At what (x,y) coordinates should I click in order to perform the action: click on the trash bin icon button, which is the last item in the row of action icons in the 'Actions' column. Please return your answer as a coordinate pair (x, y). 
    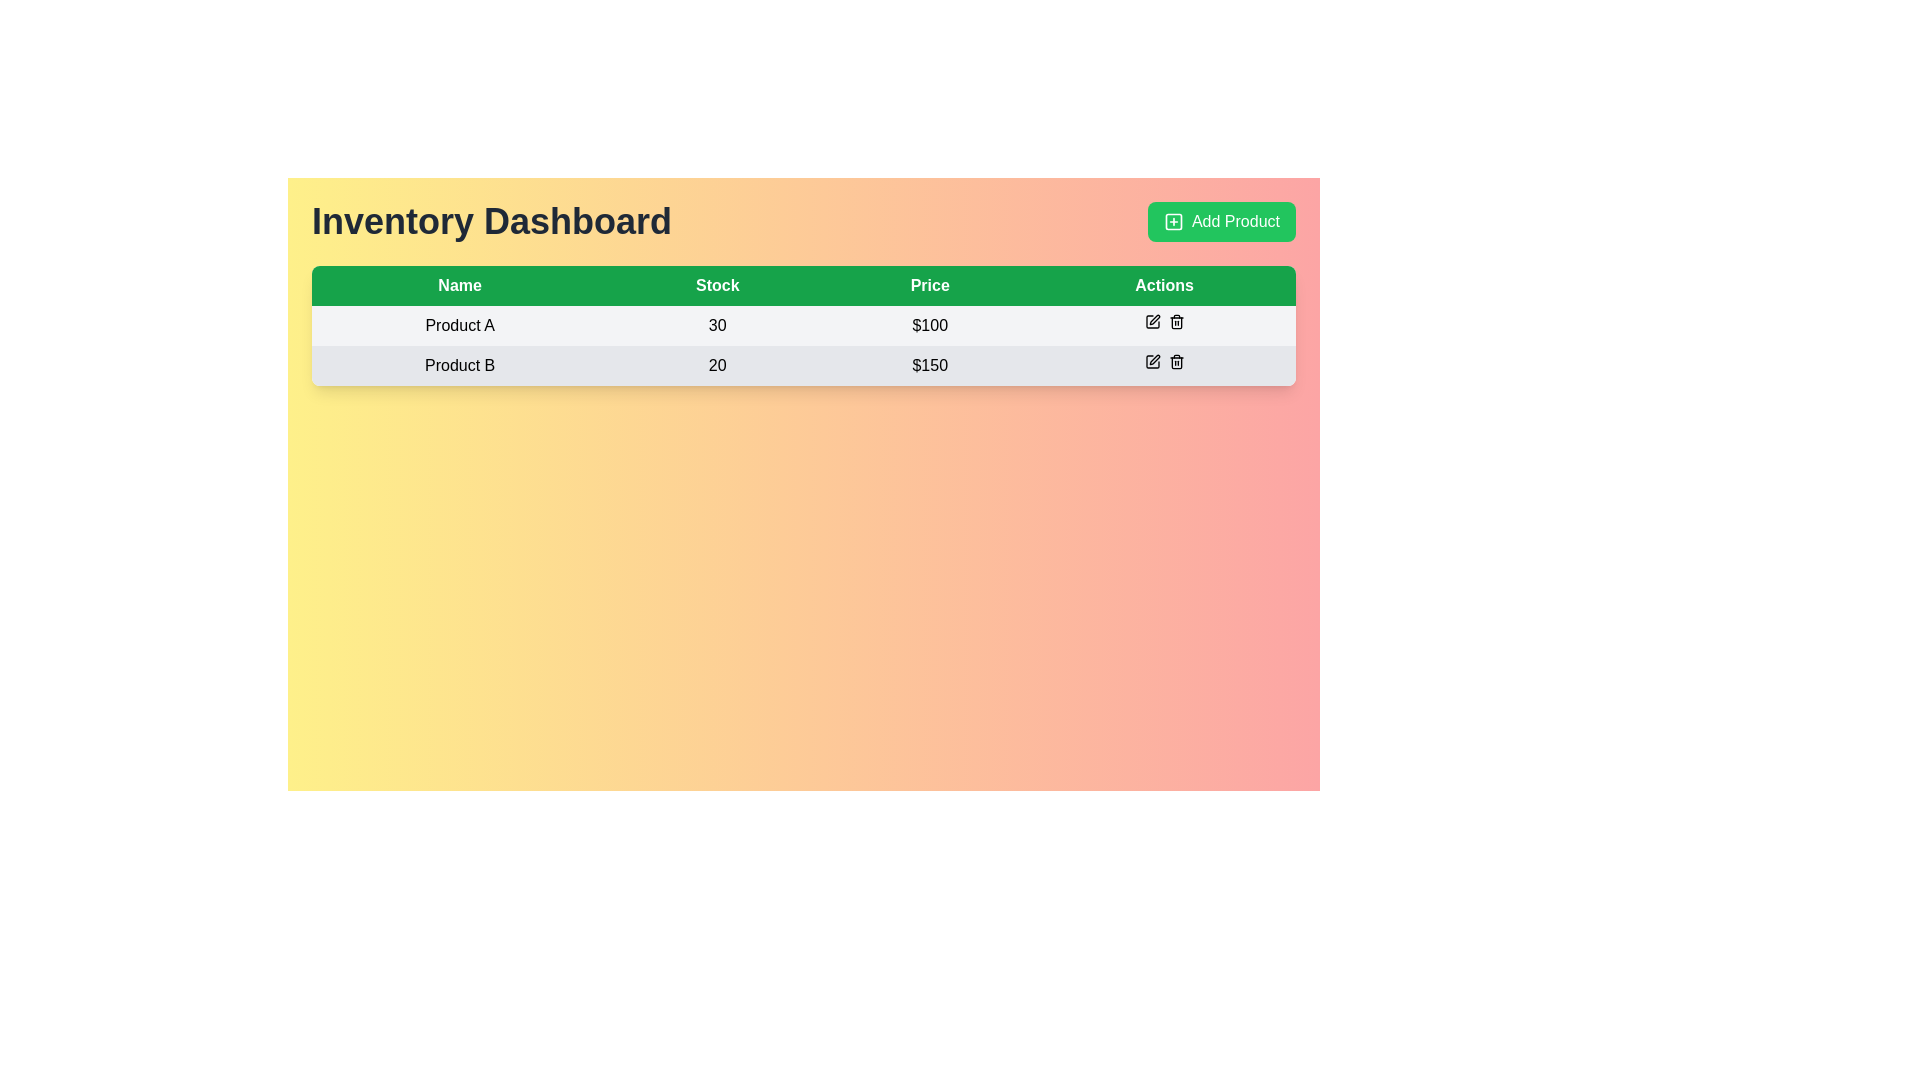
    Looking at the image, I should click on (1176, 320).